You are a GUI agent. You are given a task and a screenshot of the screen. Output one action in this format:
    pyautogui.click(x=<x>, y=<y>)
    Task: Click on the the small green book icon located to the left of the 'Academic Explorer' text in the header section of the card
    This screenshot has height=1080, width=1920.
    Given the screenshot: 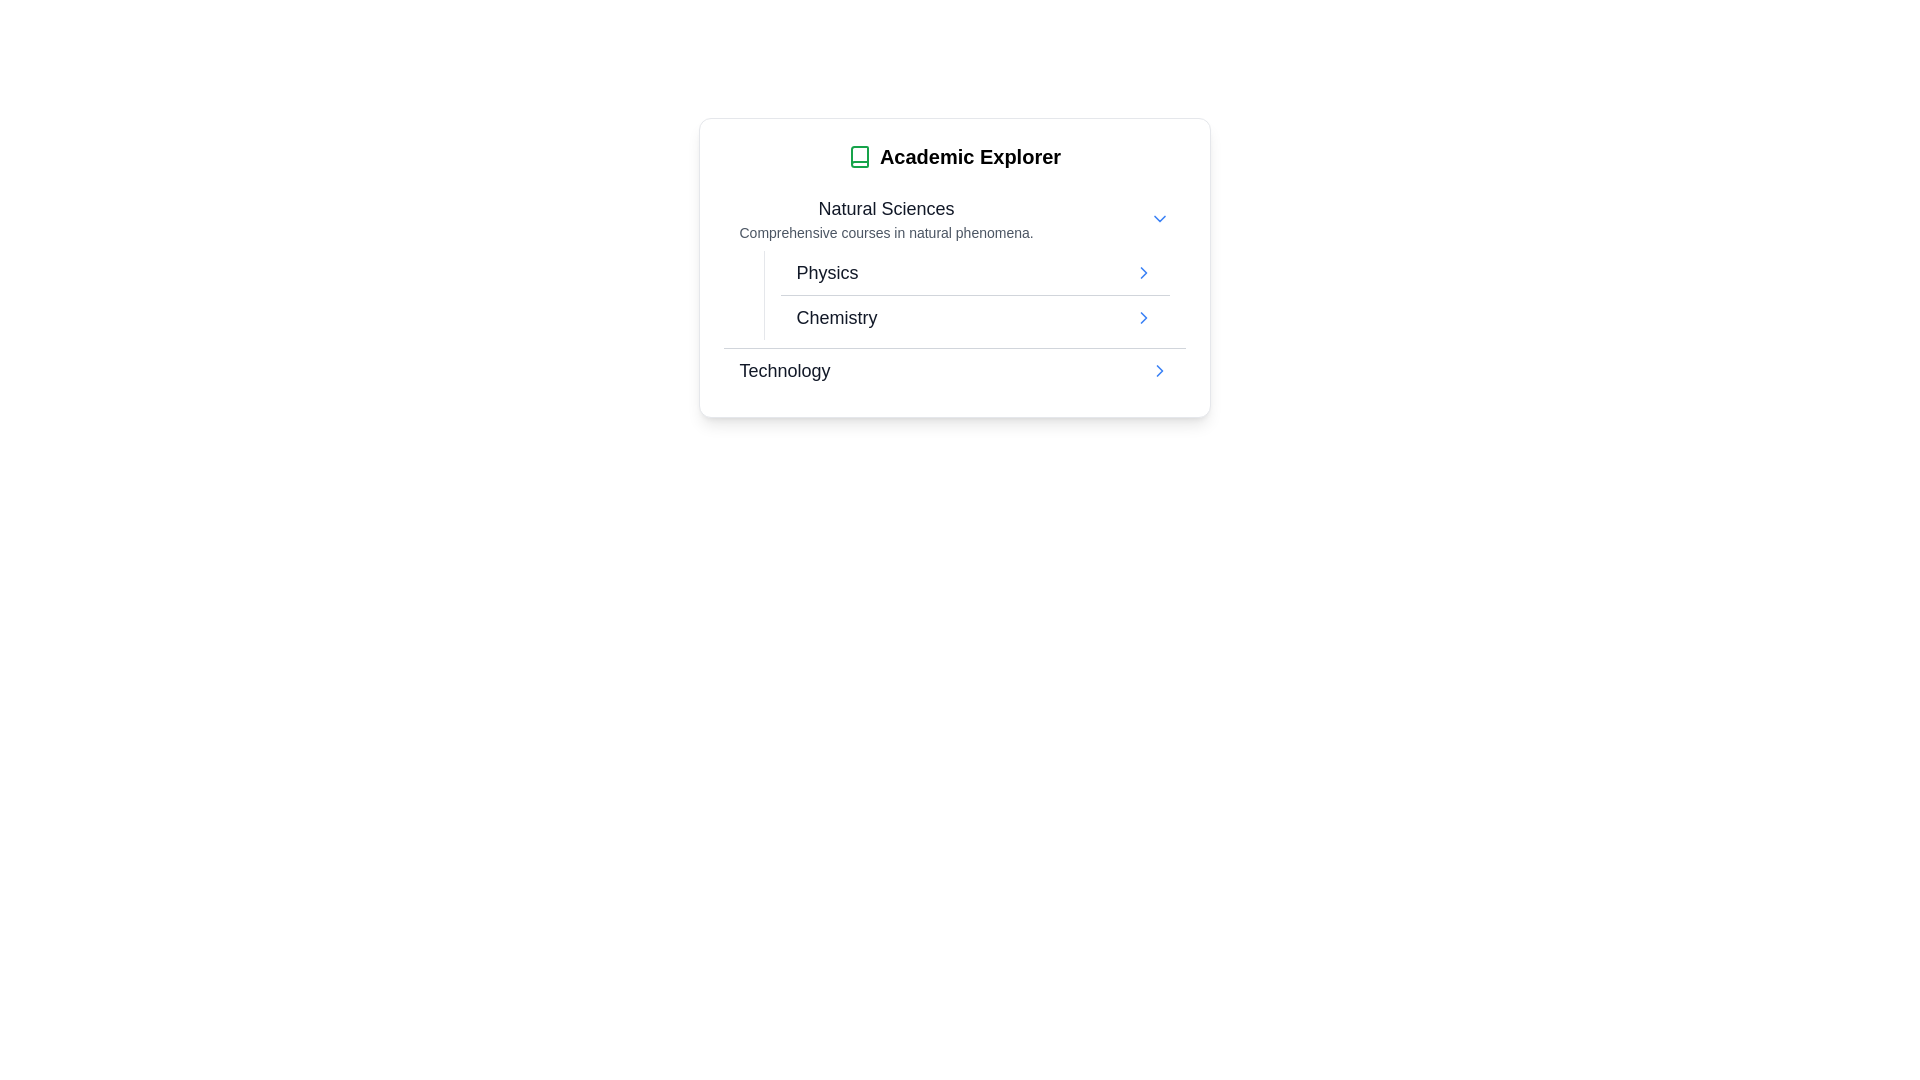 What is the action you would take?
    pyautogui.click(x=859, y=156)
    